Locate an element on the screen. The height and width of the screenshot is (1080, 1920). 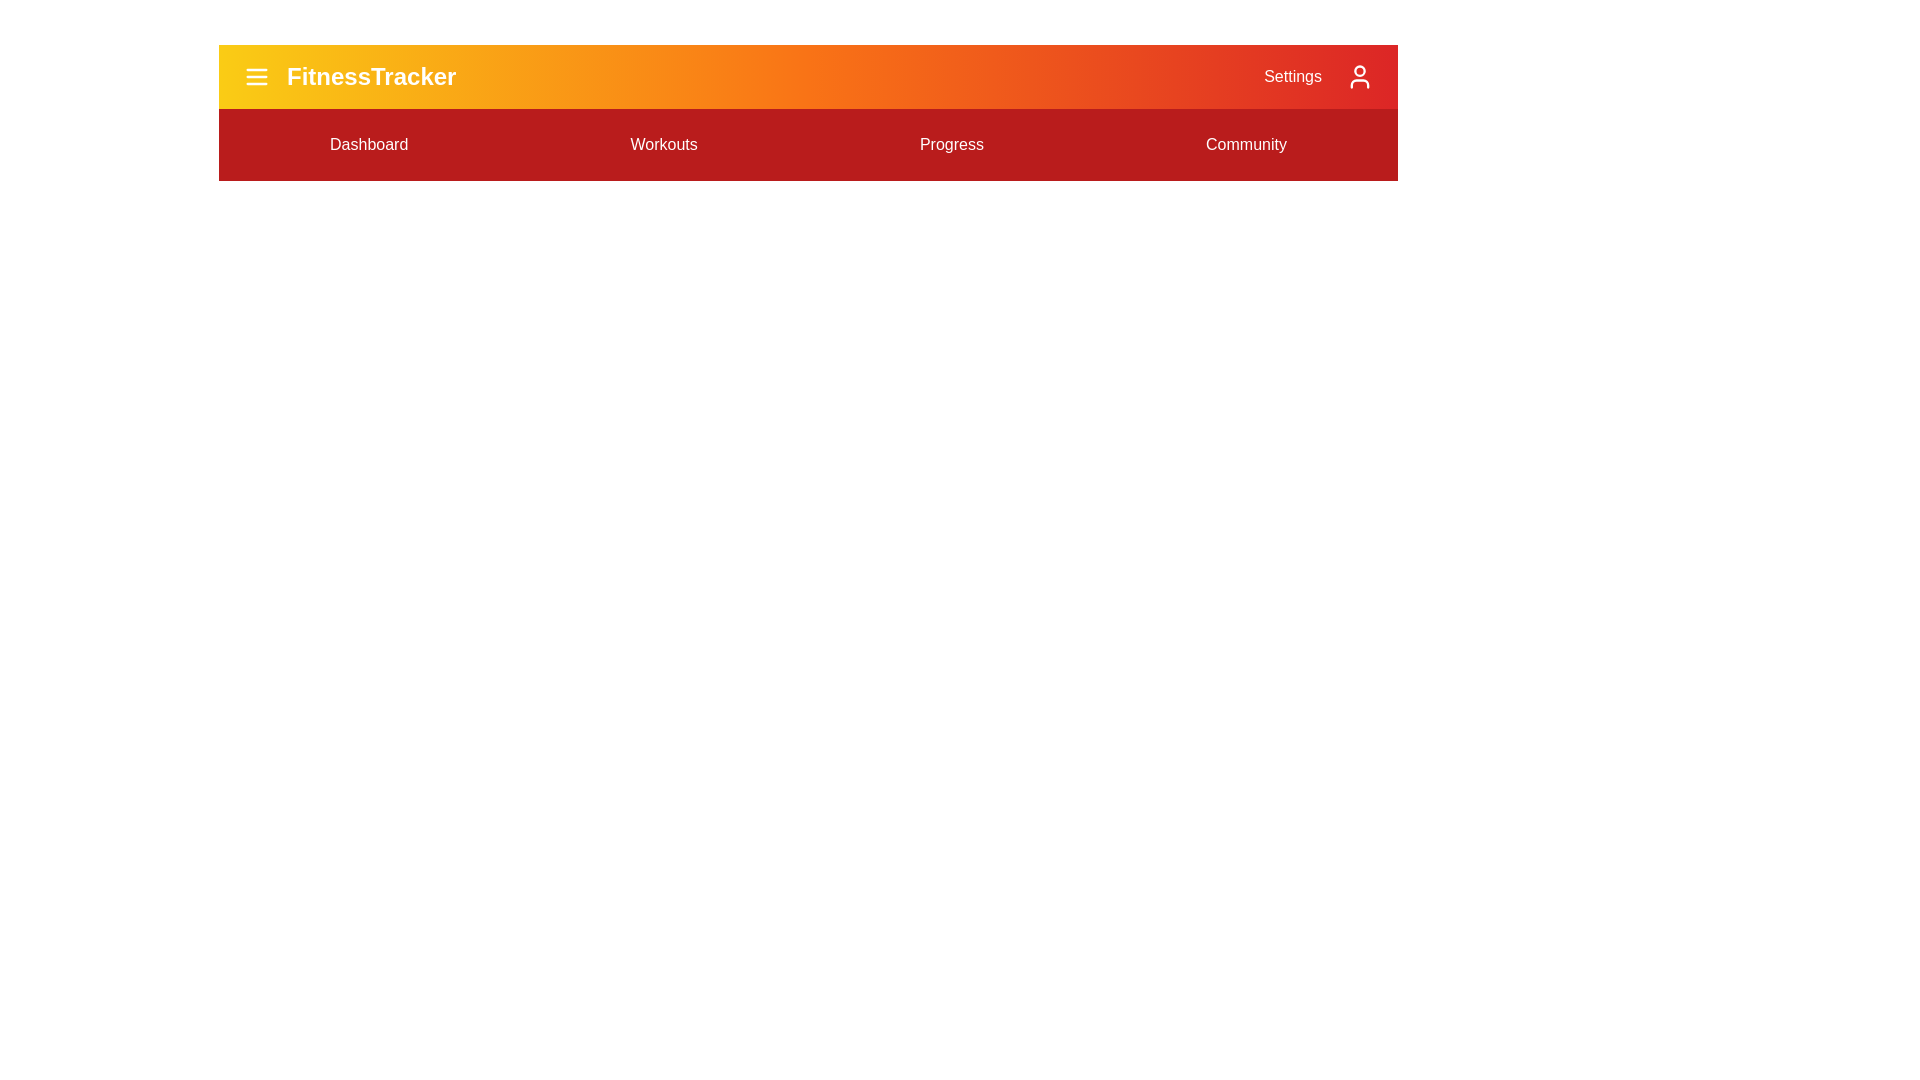
the menu option Workouts from the FitnessAppBar is located at coordinates (663, 144).